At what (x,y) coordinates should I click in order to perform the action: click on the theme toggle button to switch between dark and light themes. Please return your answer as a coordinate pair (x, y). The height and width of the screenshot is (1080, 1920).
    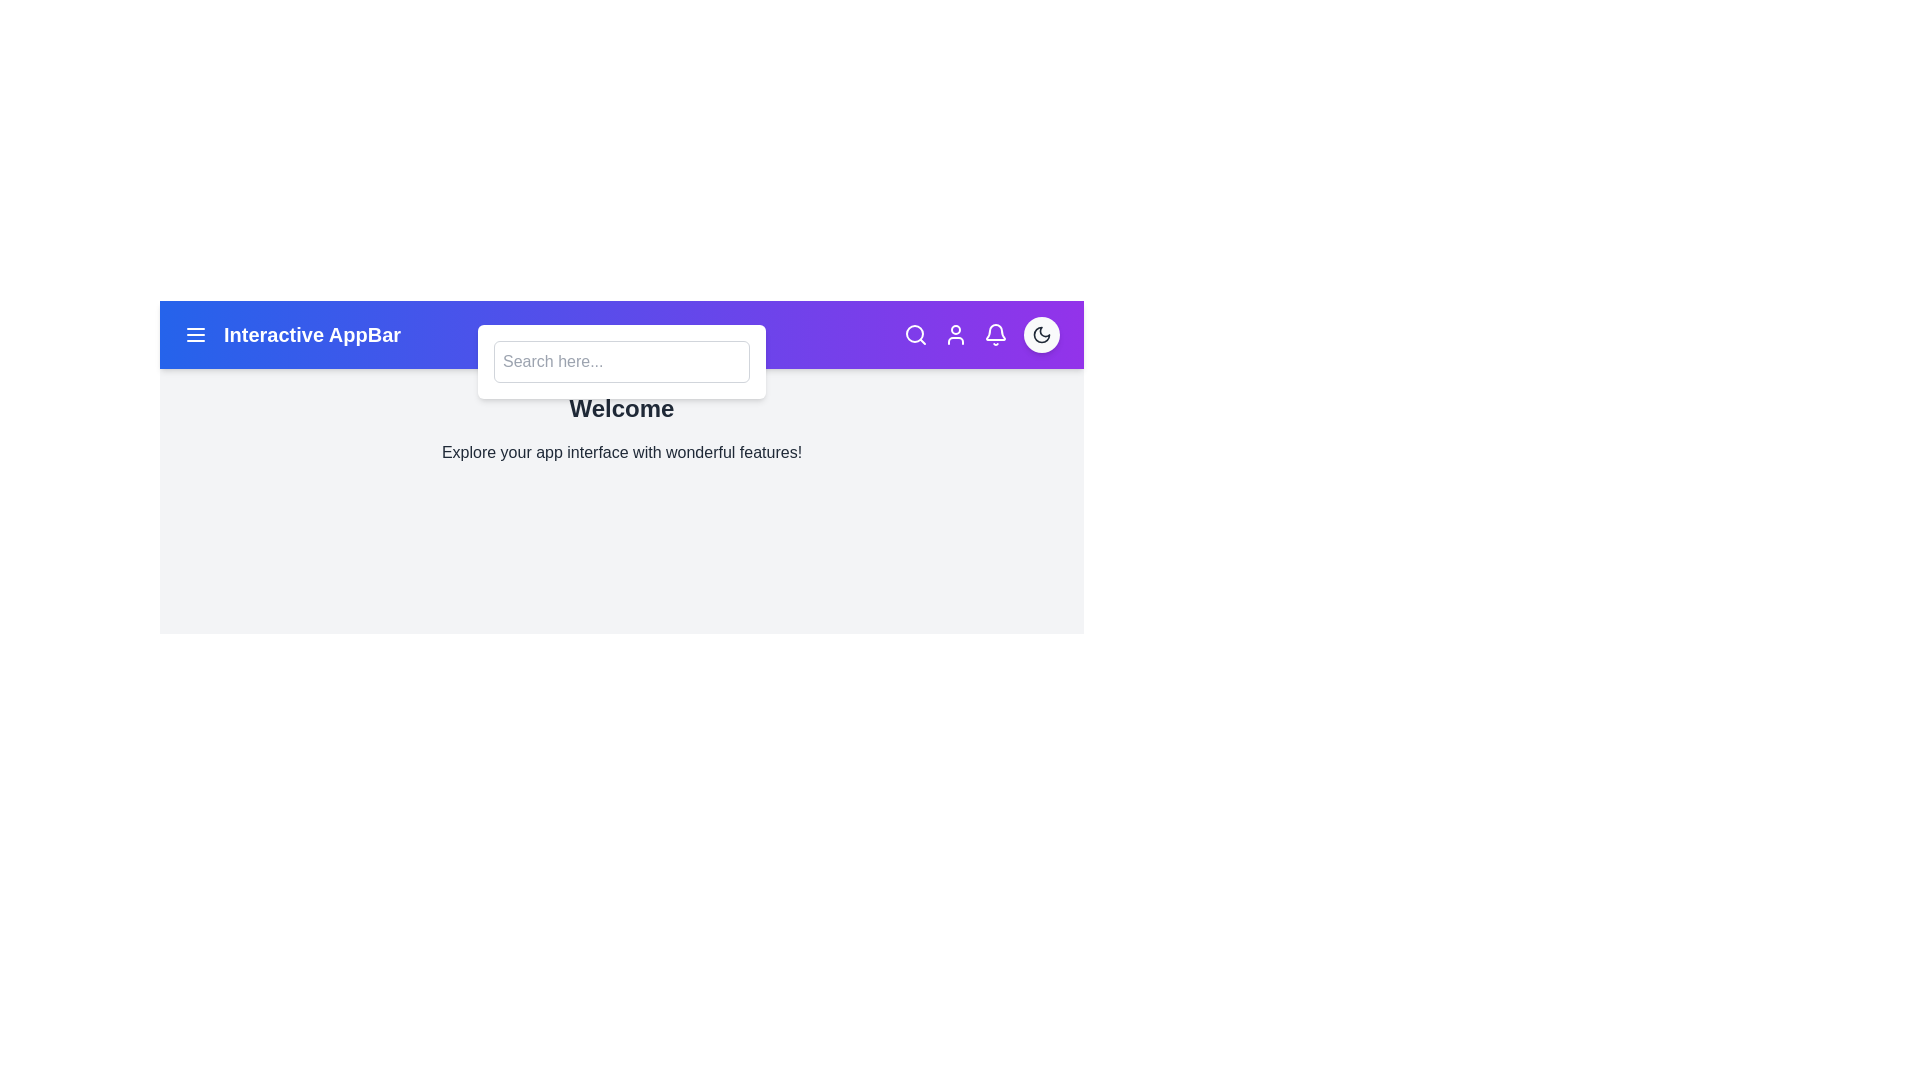
    Looking at the image, I should click on (1040, 334).